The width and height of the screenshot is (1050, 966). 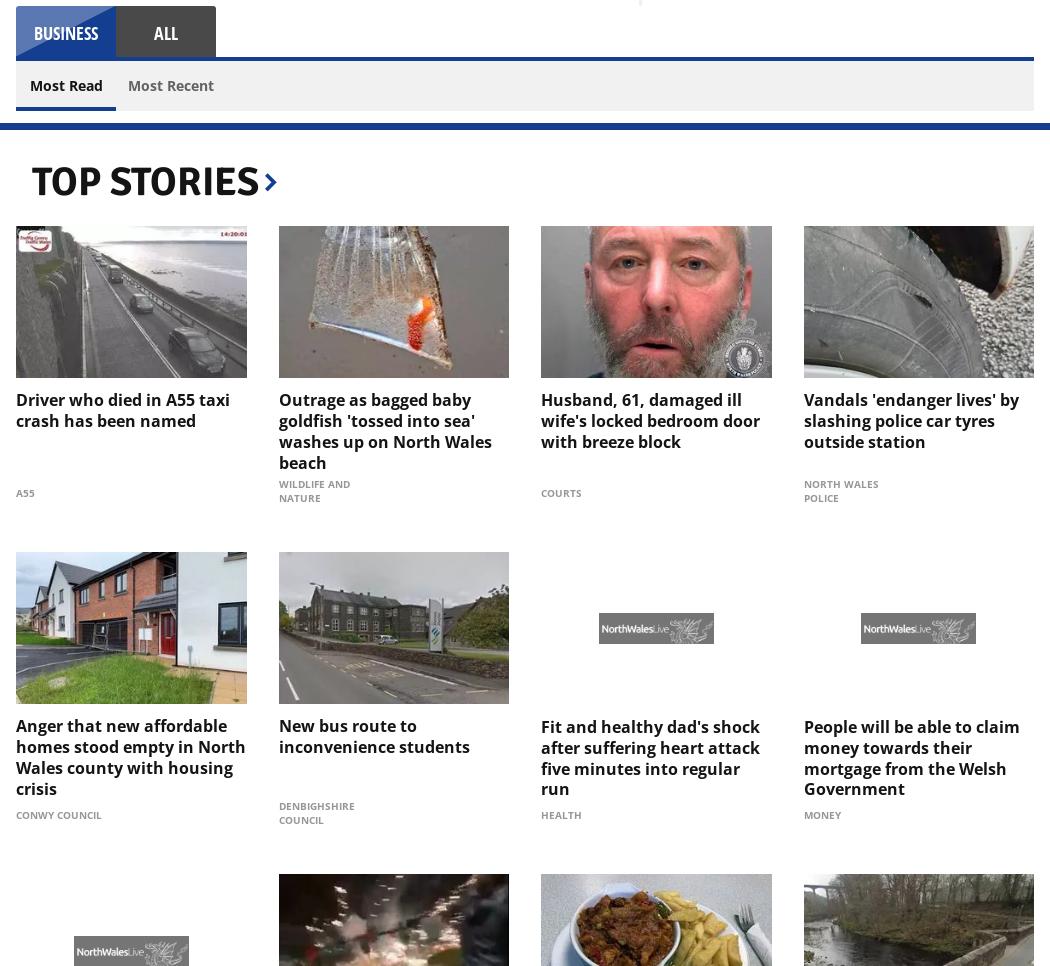 I want to click on 'Wildlife and Nature', so click(x=313, y=488).